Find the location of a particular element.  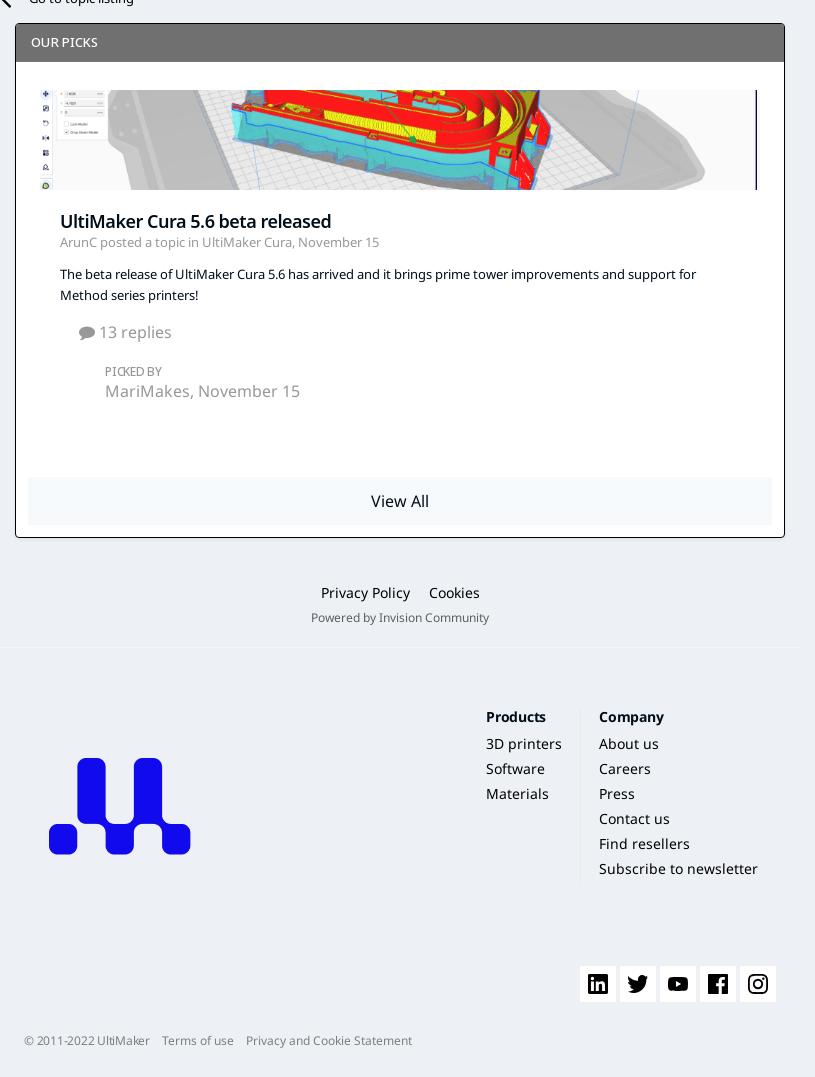

'View All' is located at coordinates (399, 499).